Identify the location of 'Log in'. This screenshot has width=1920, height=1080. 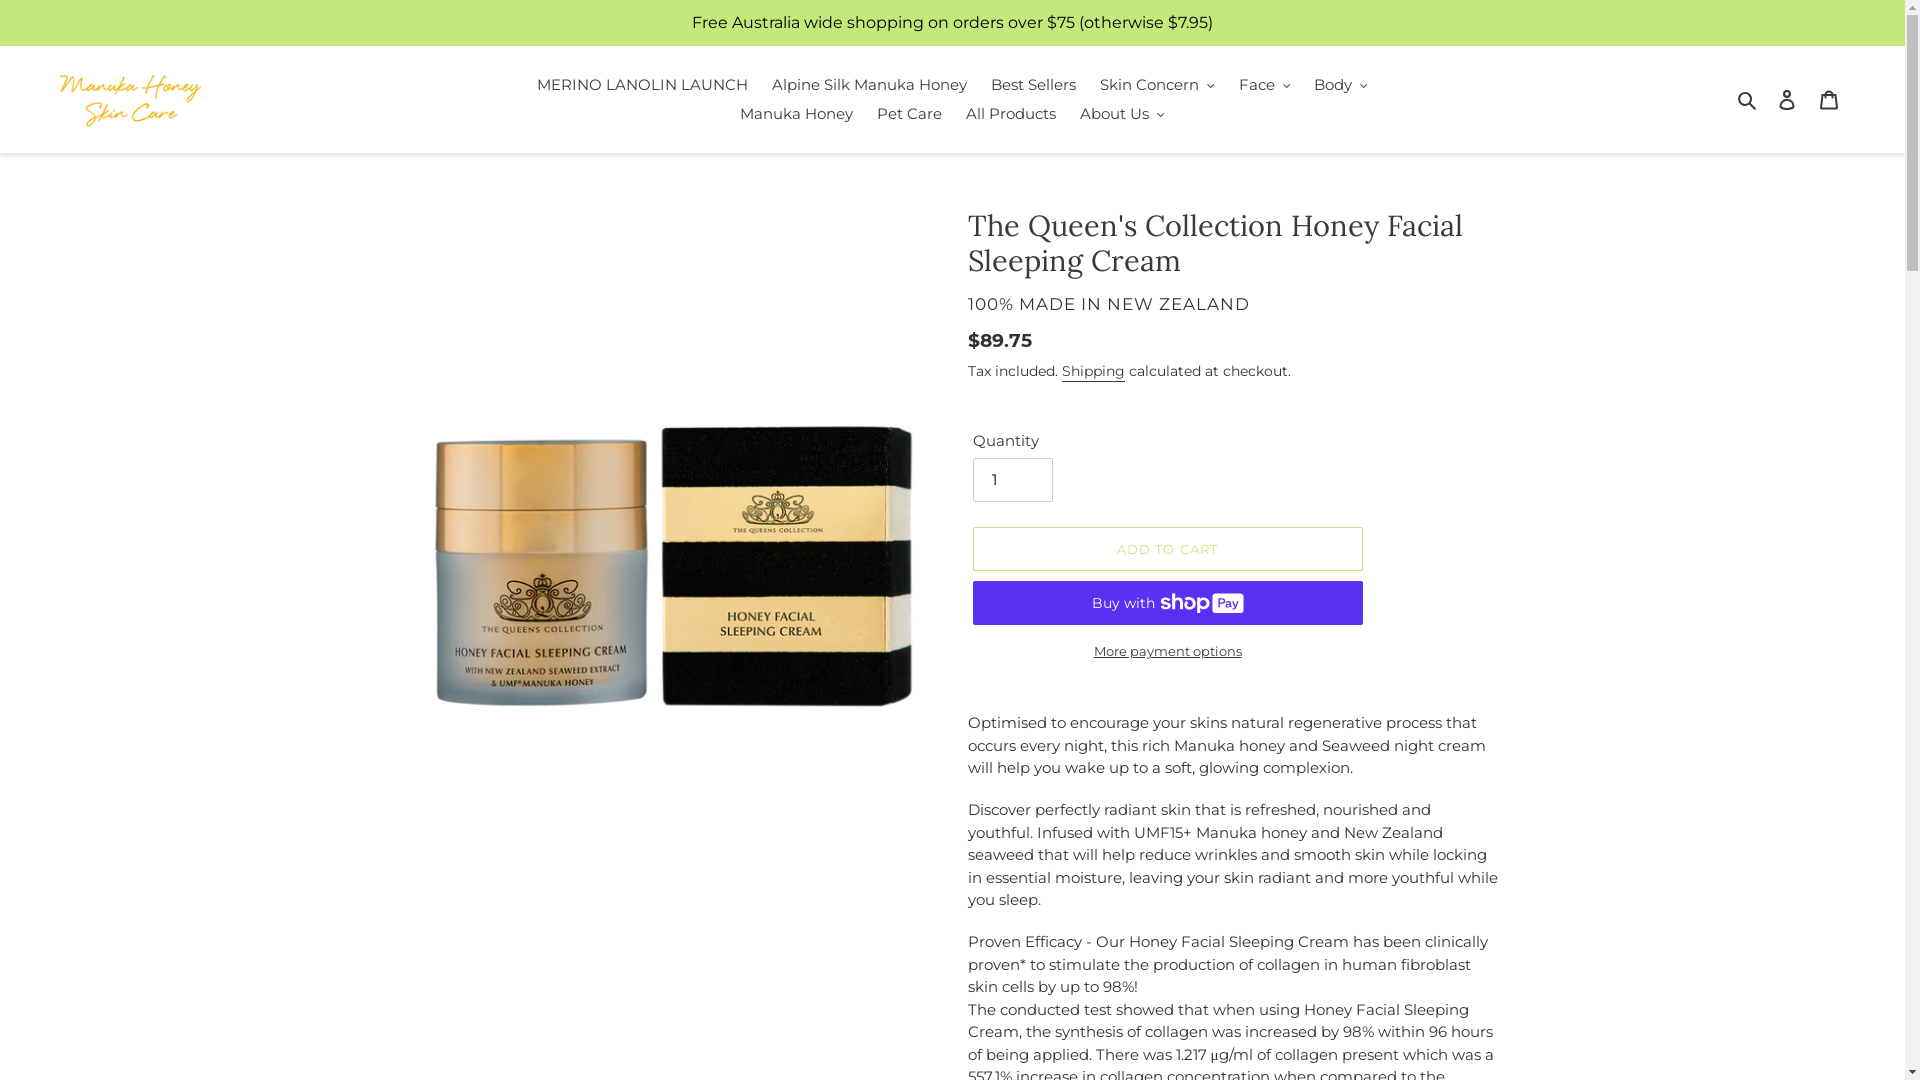
(1786, 99).